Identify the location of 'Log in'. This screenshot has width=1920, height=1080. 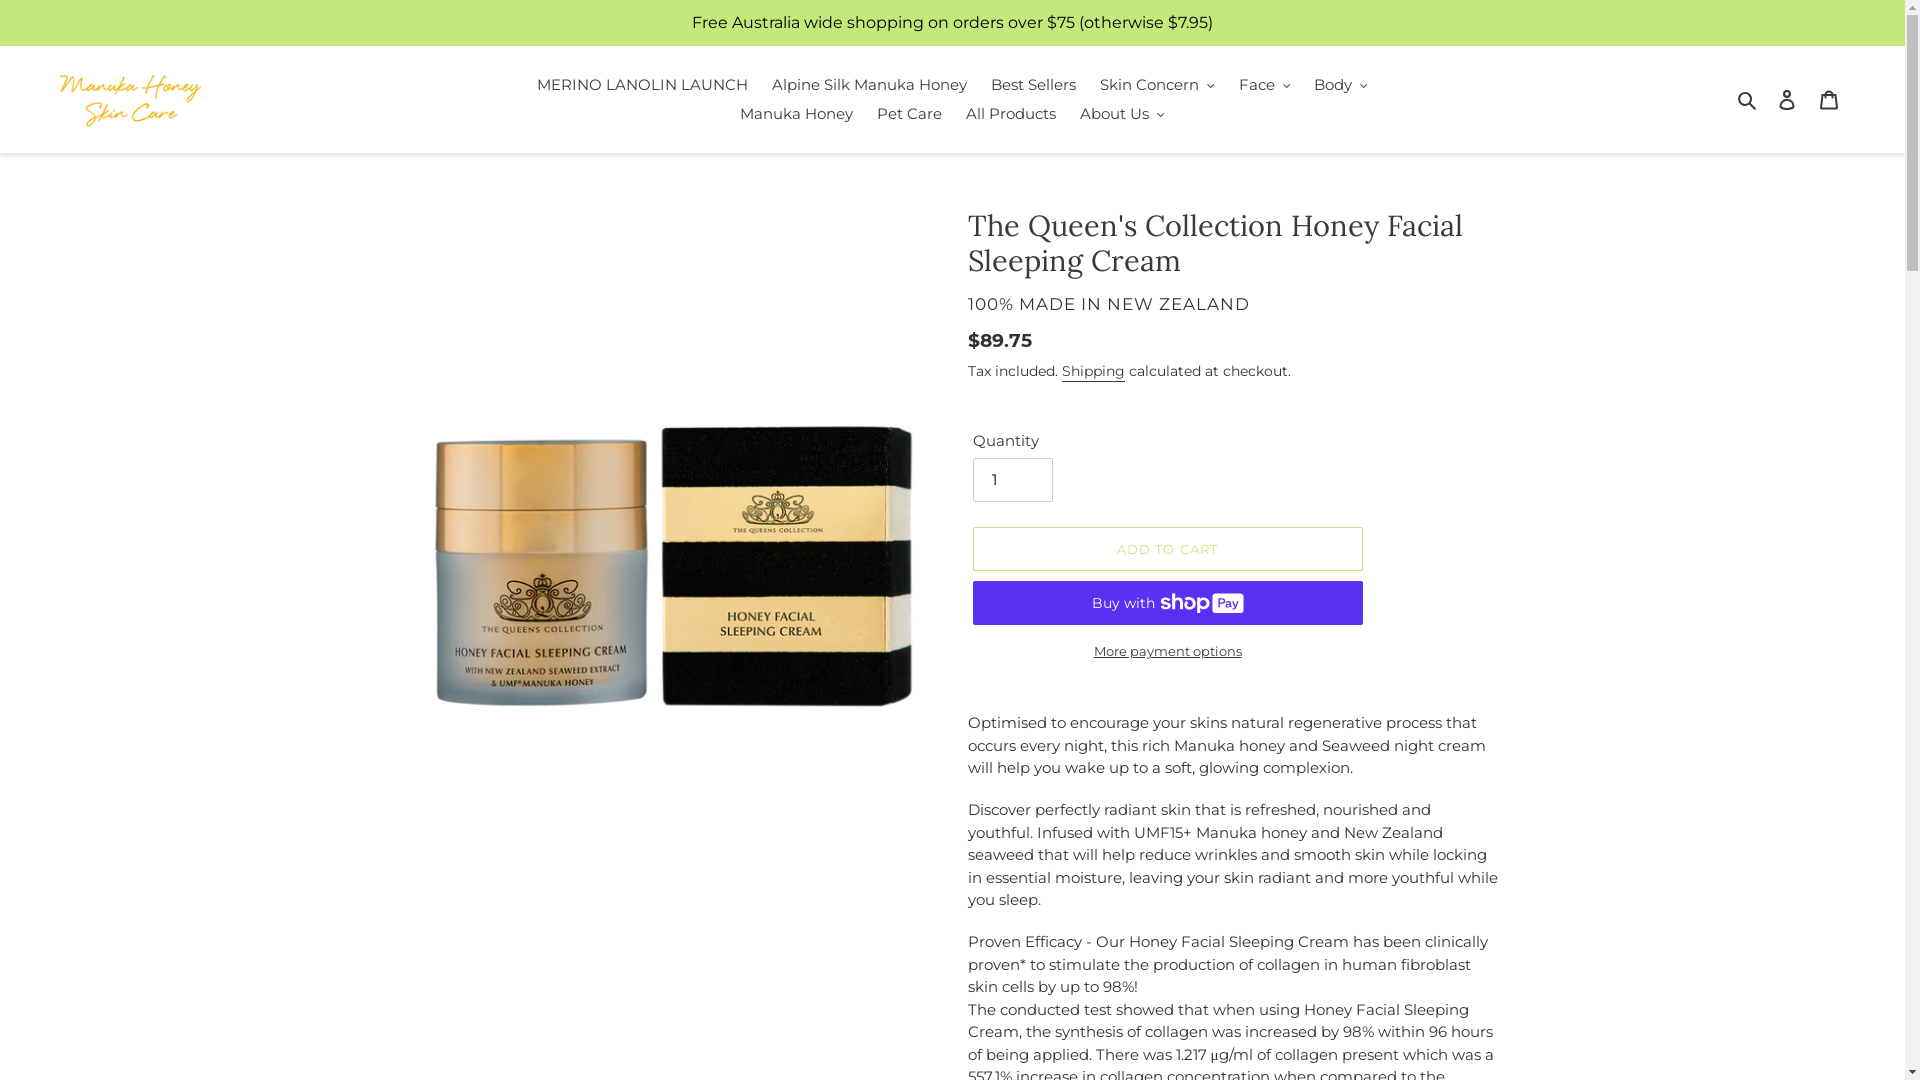
(1786, 99).